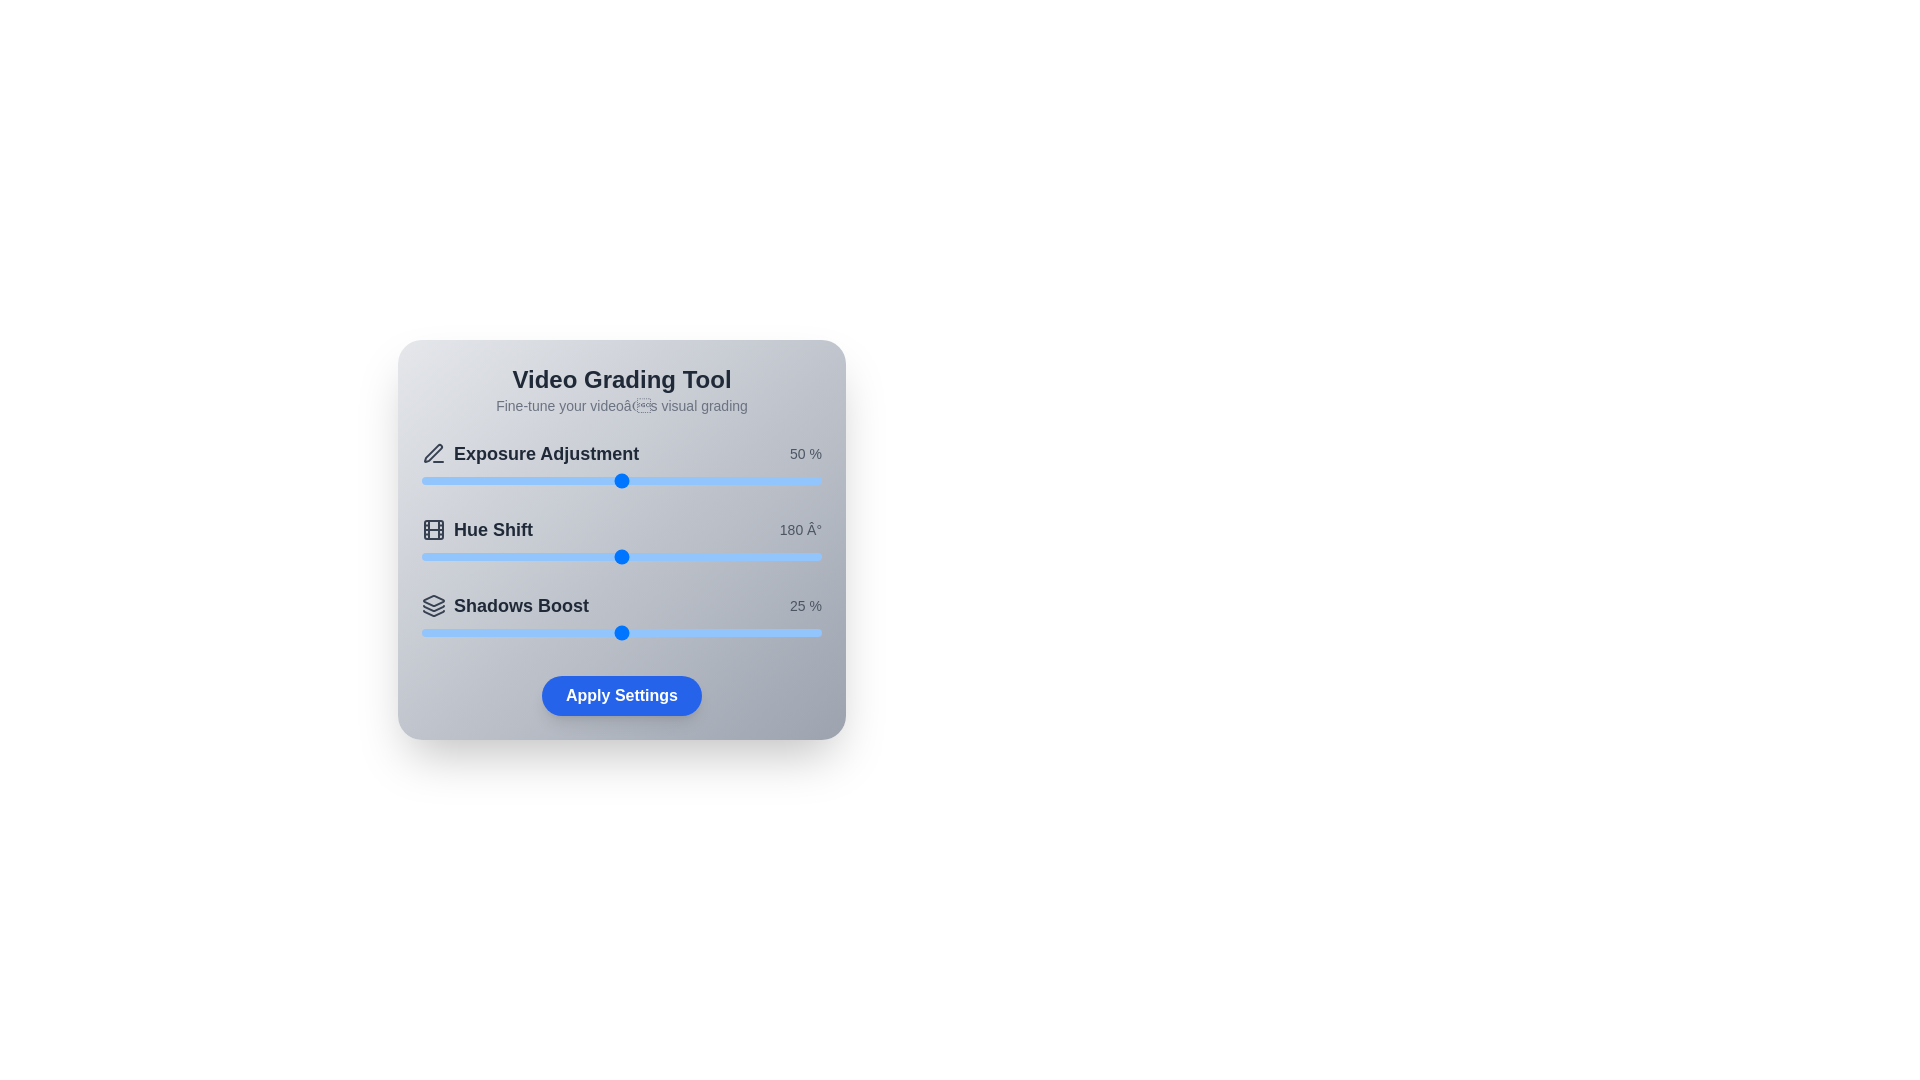 The width and height of the screenshot is (1920, 1080). What do you see at coordinates (744, 481) in the screenshot?
I see `the exposure adjustment` at bounding box center [744, 481].